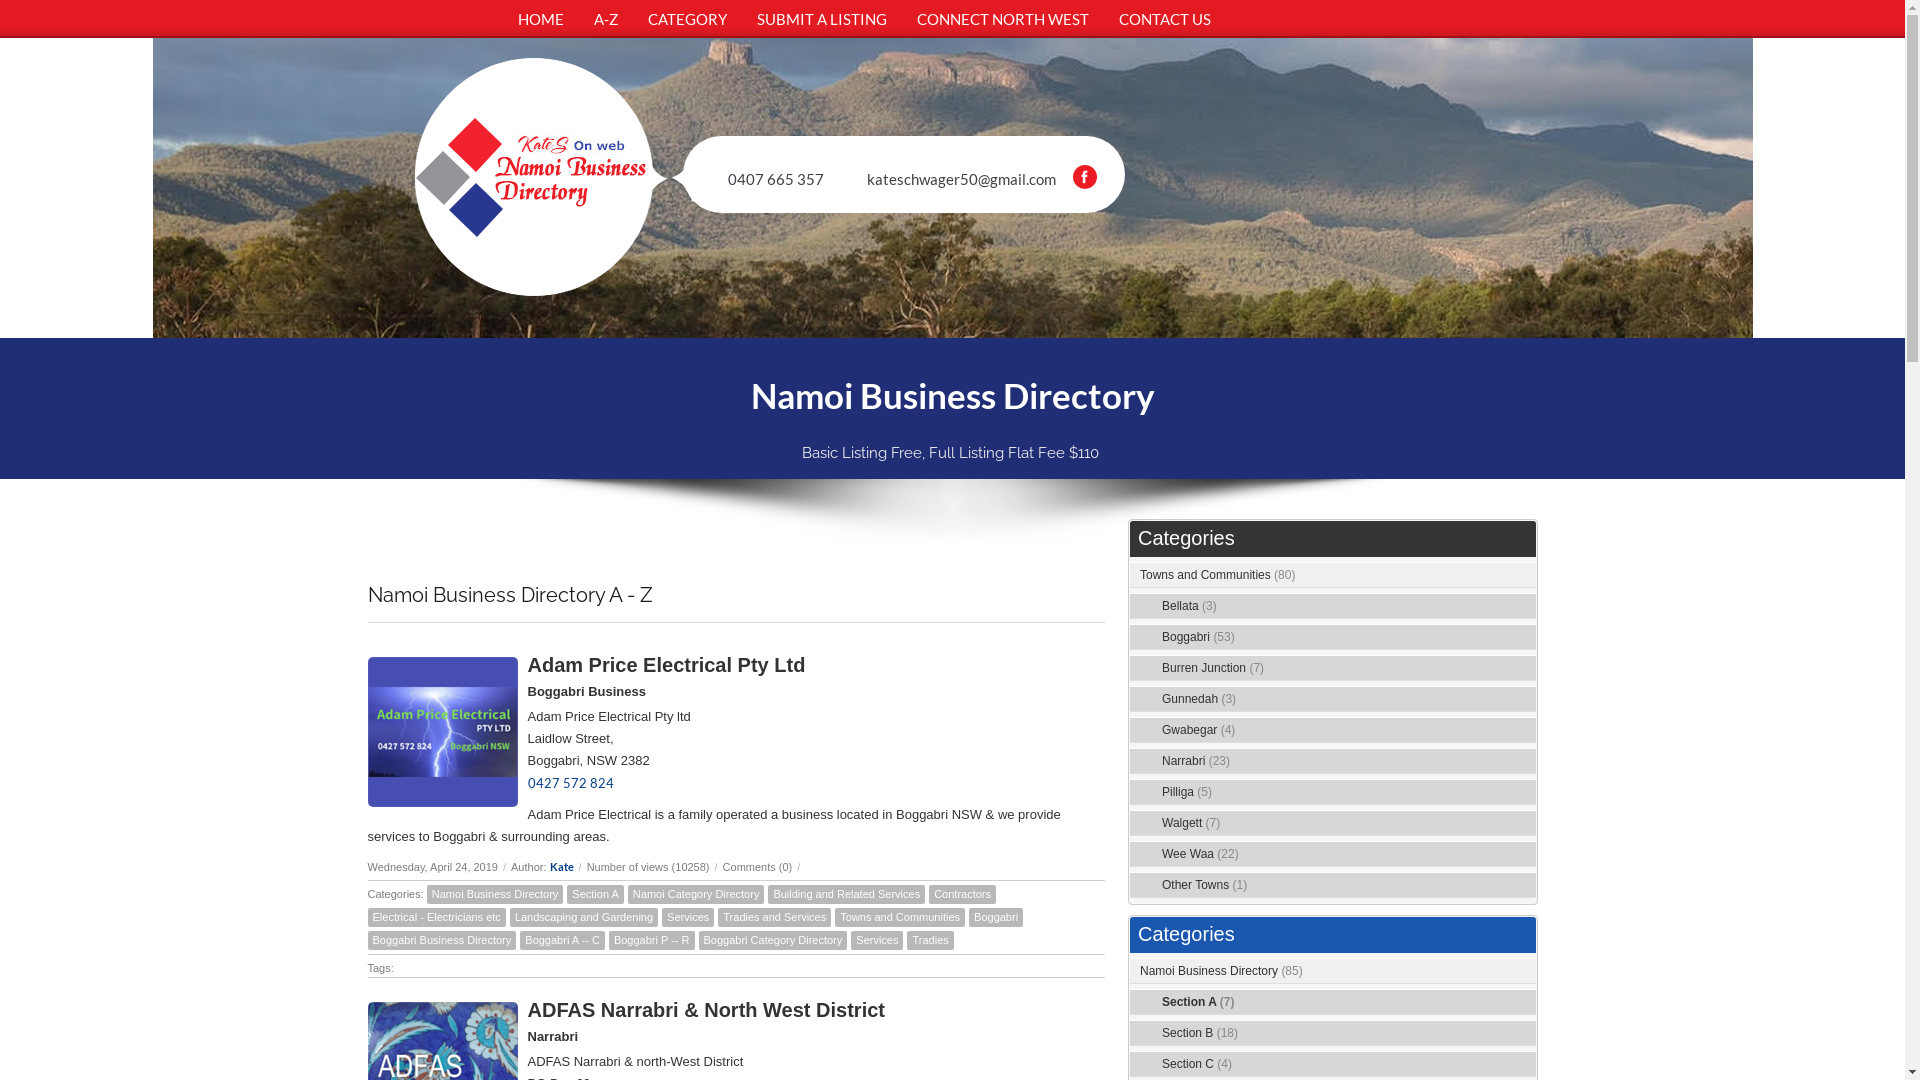 The image size is (1920, 1080). Describe the element at coordinates (846, 893) in the screenshot. I see `'Building and Related Services'` at that location.